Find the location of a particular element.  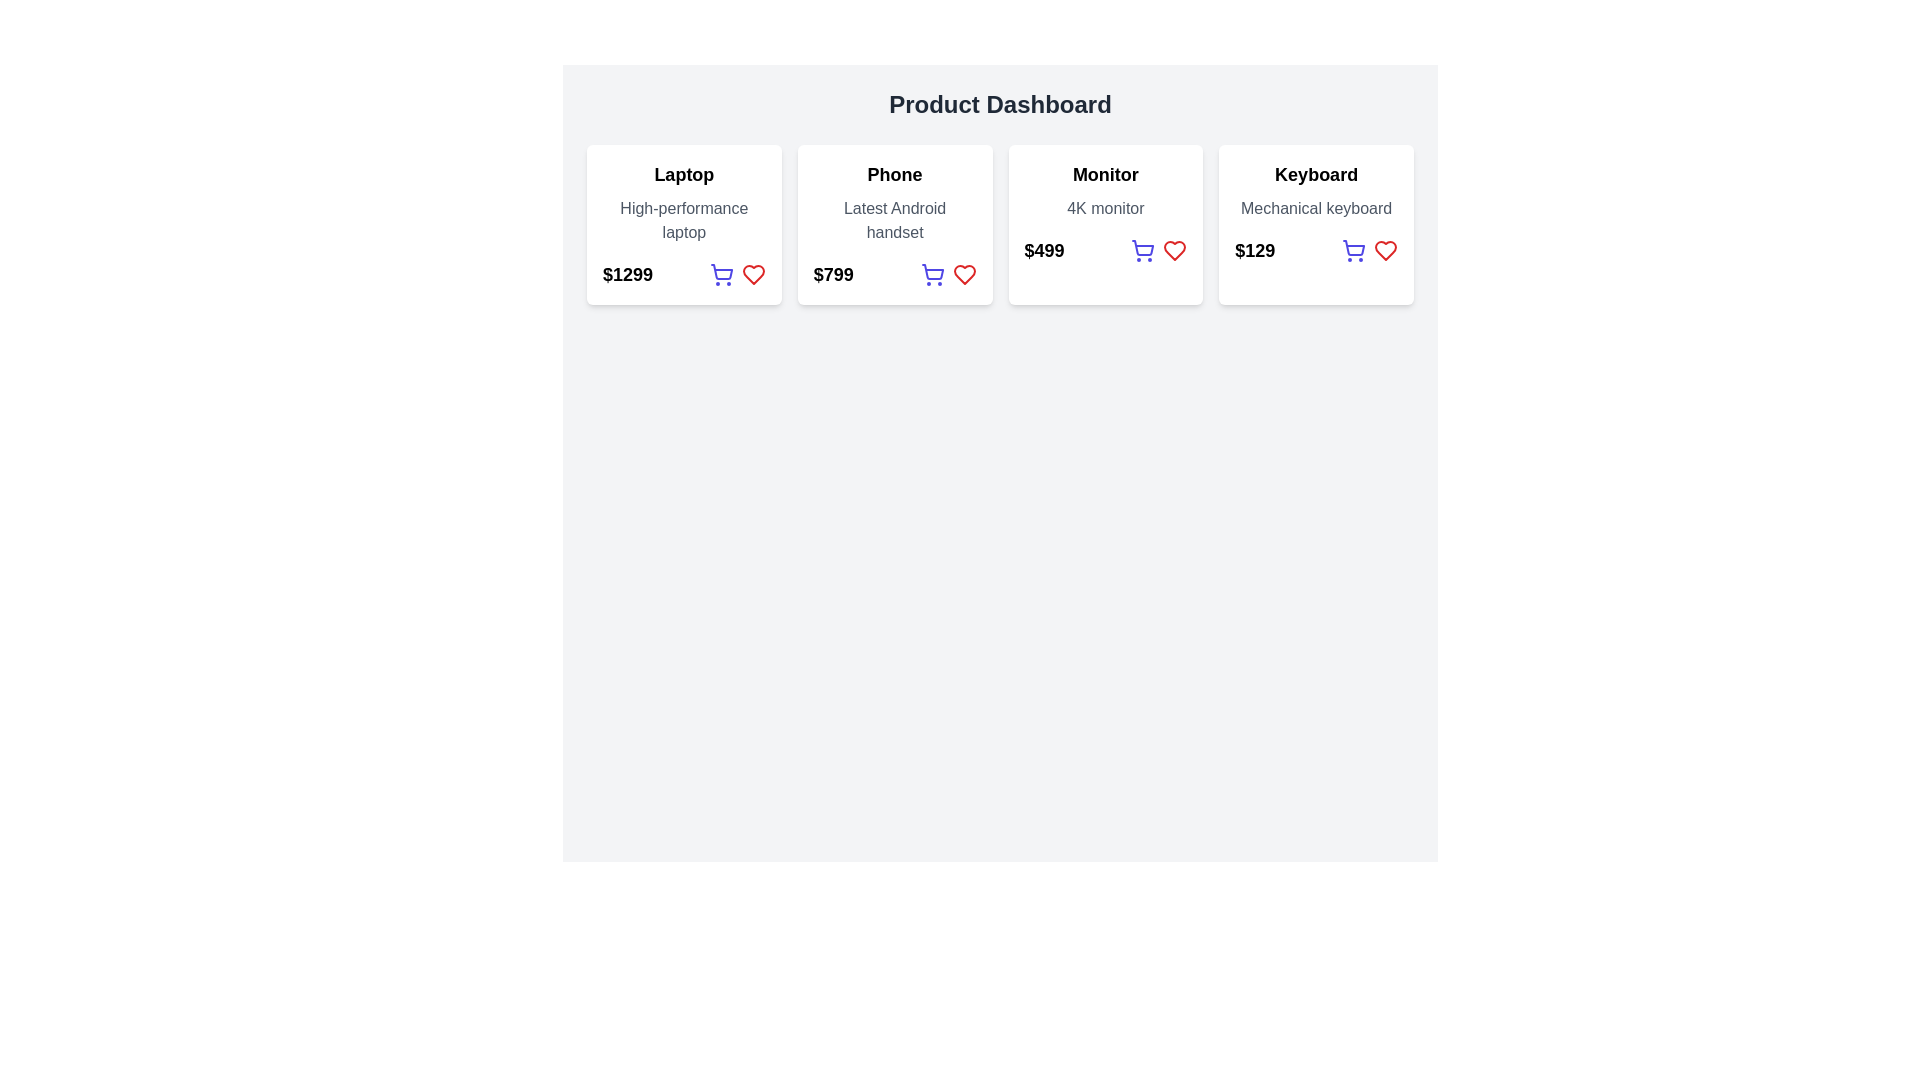

the main body of the shopping cart icon located within the third card representing 'Monitor' in the product dashboard is located at coordinates (1143, 247).